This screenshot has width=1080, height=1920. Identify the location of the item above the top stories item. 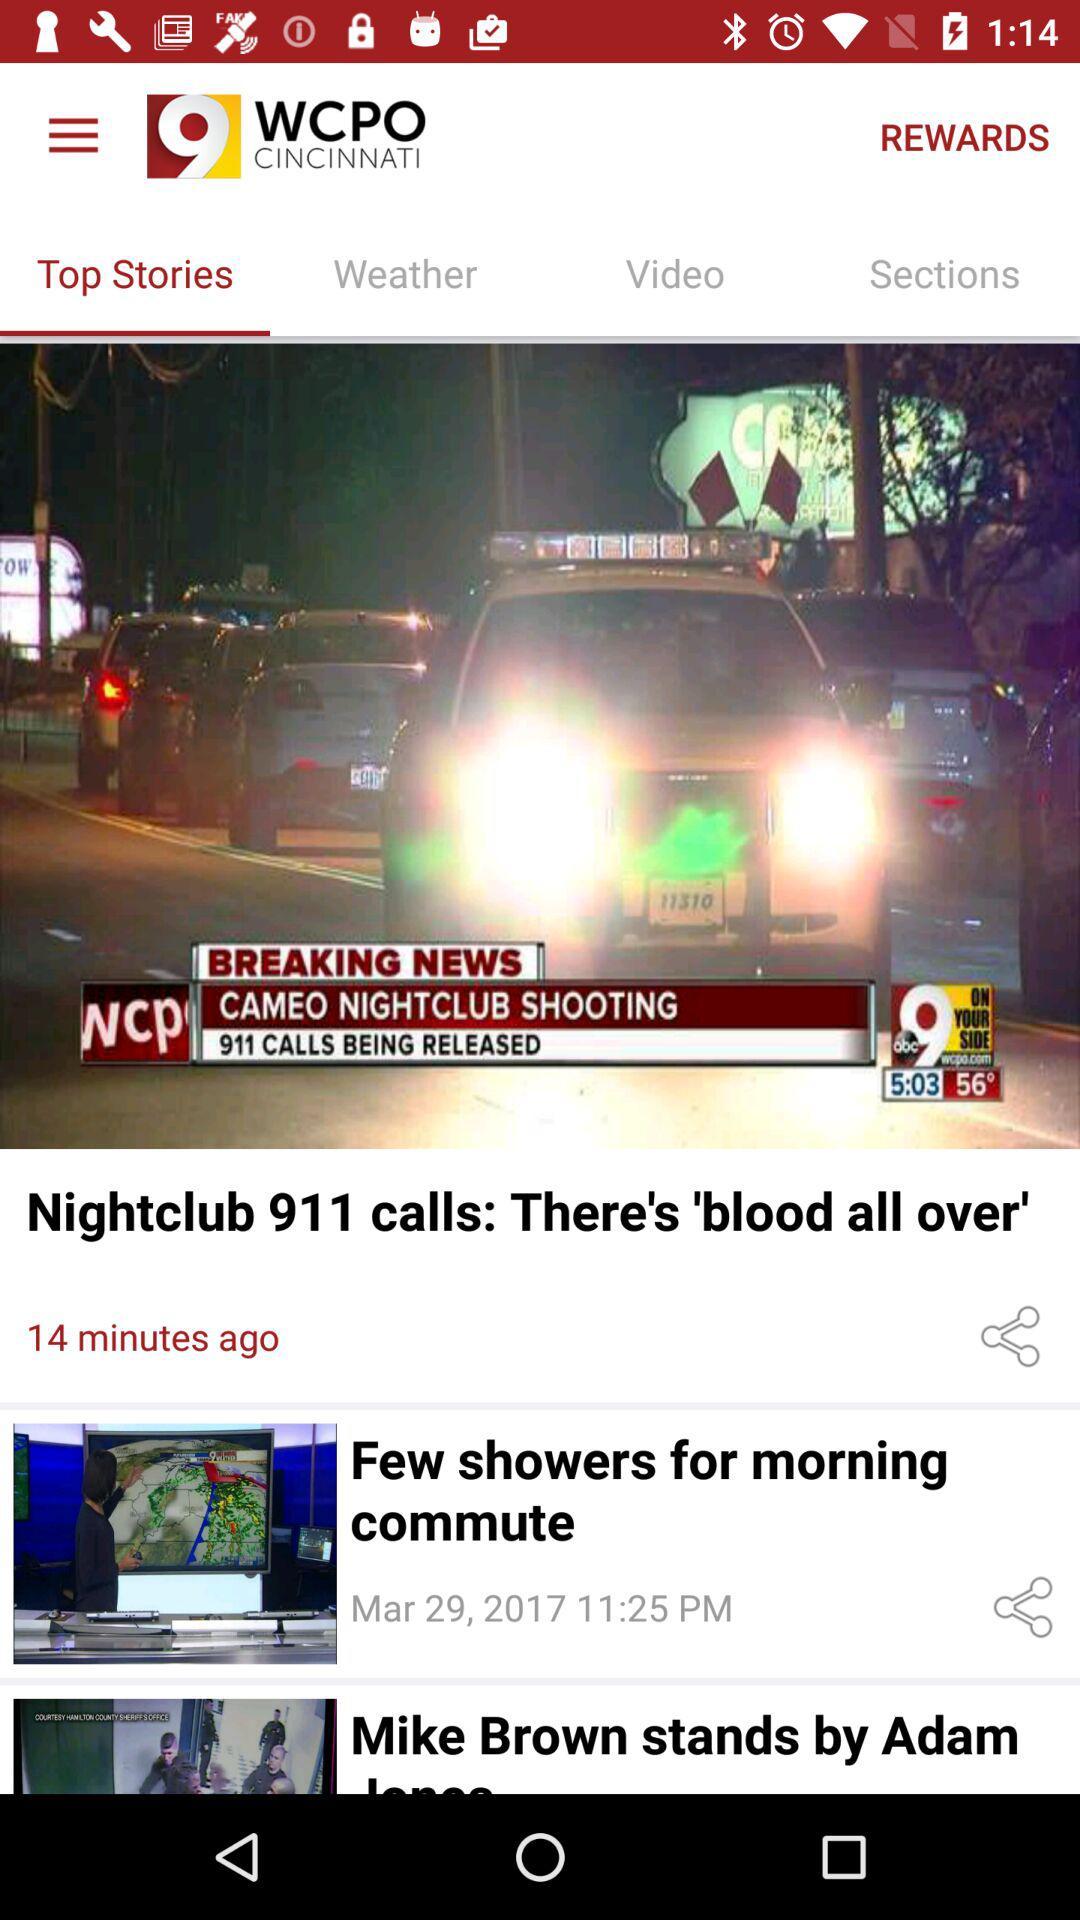
(72, 135).